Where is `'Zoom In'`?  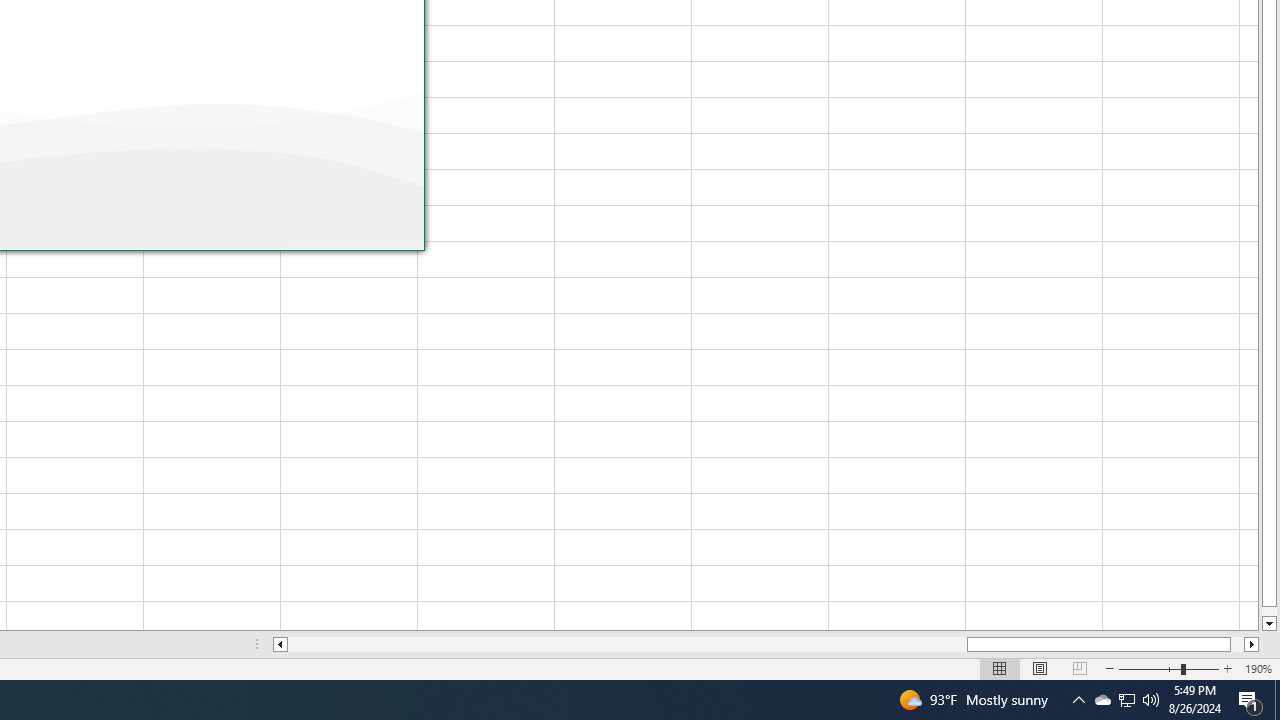
'Zoom In' is located at coordinates (1168, 669).